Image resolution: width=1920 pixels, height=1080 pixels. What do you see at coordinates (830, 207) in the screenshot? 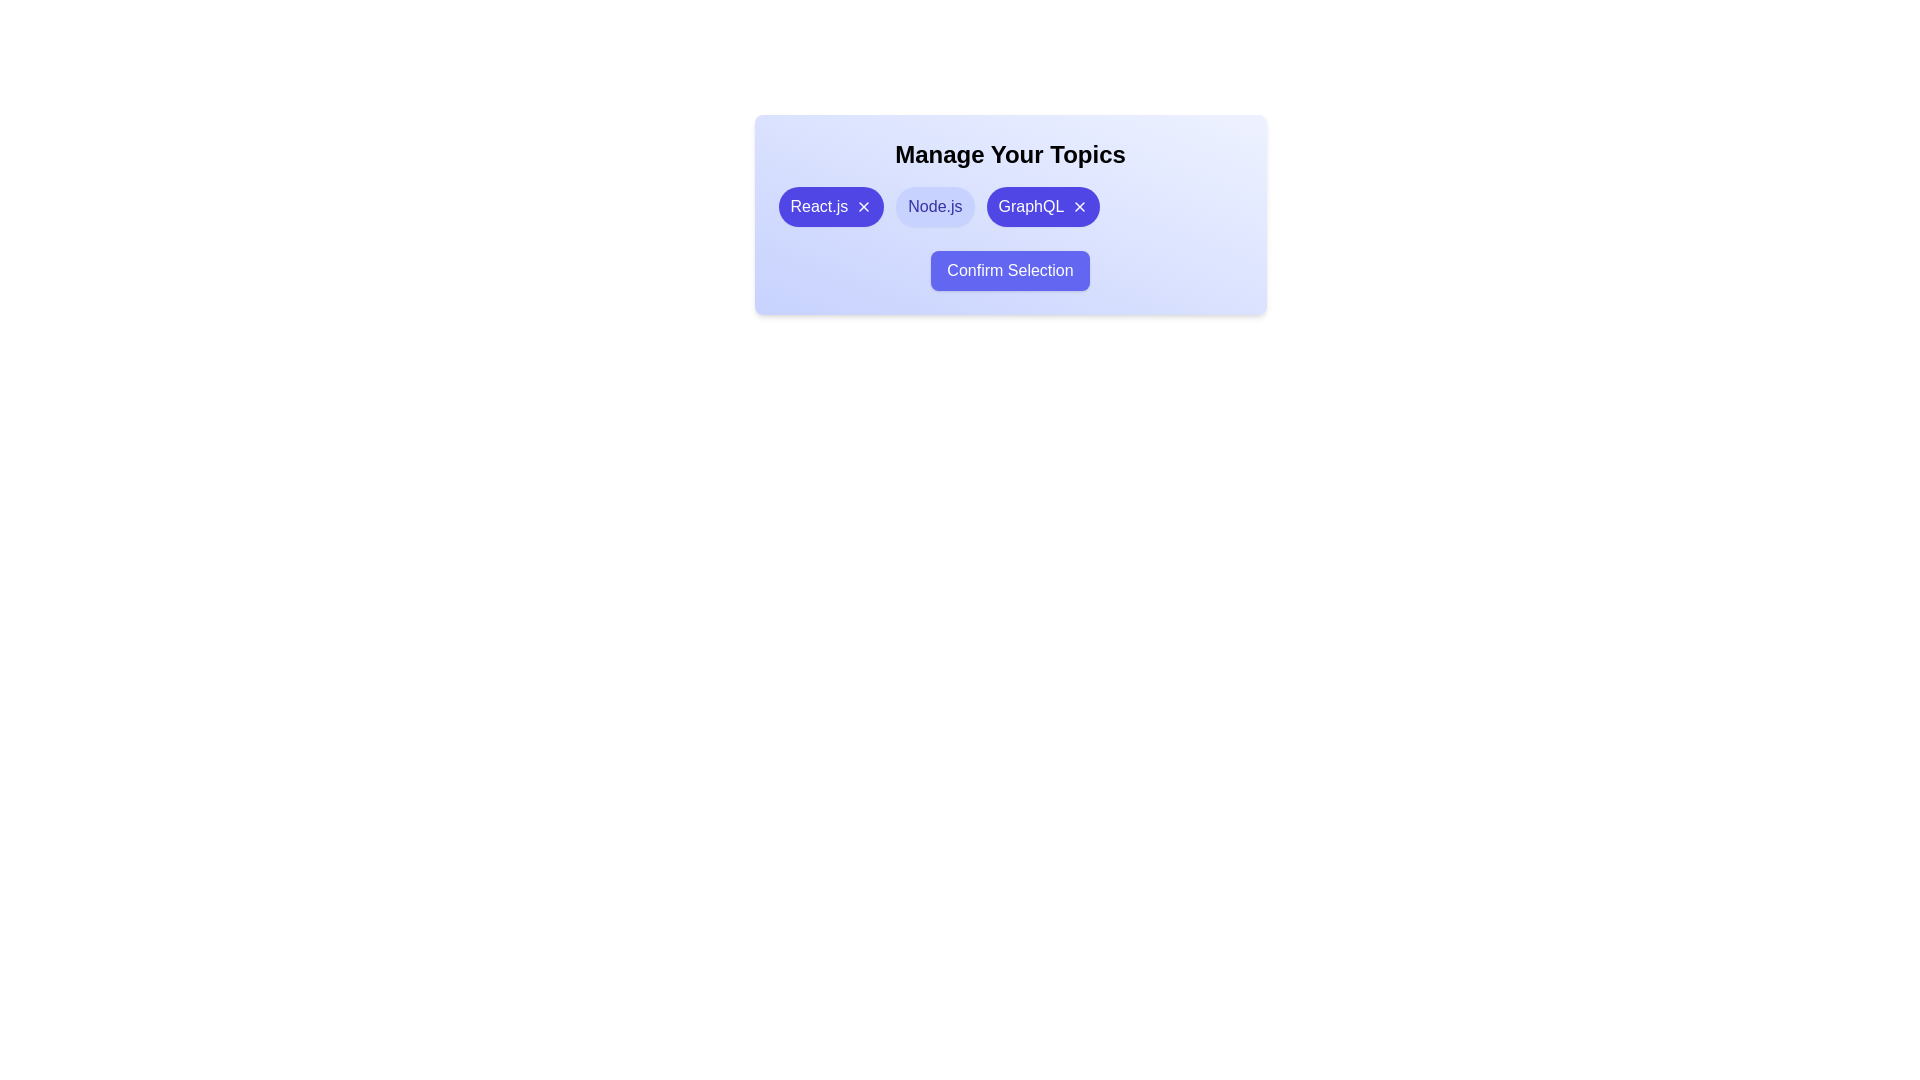
I see `the chip labeled React.js` at bounding box center [830, 207].